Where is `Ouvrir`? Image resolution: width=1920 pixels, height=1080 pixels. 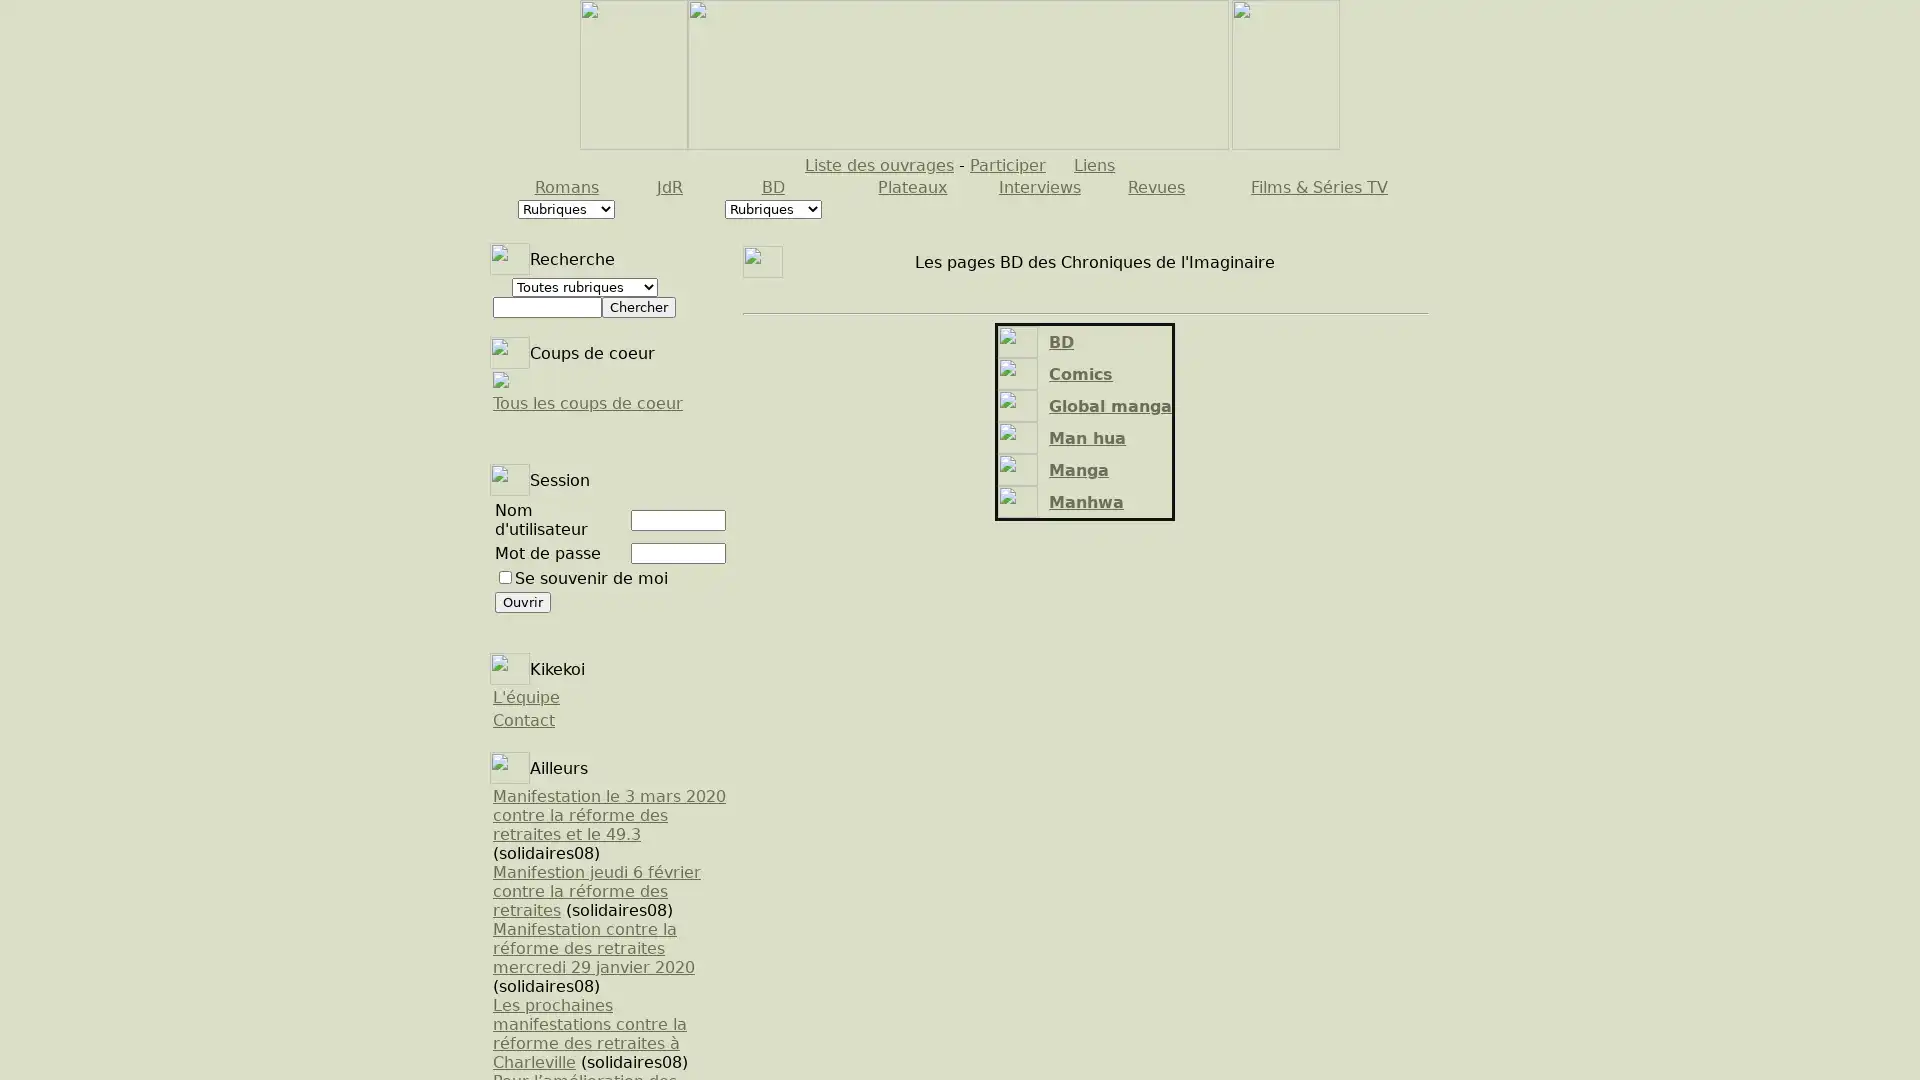 Ouvrir is located at coordinates (523, 601).